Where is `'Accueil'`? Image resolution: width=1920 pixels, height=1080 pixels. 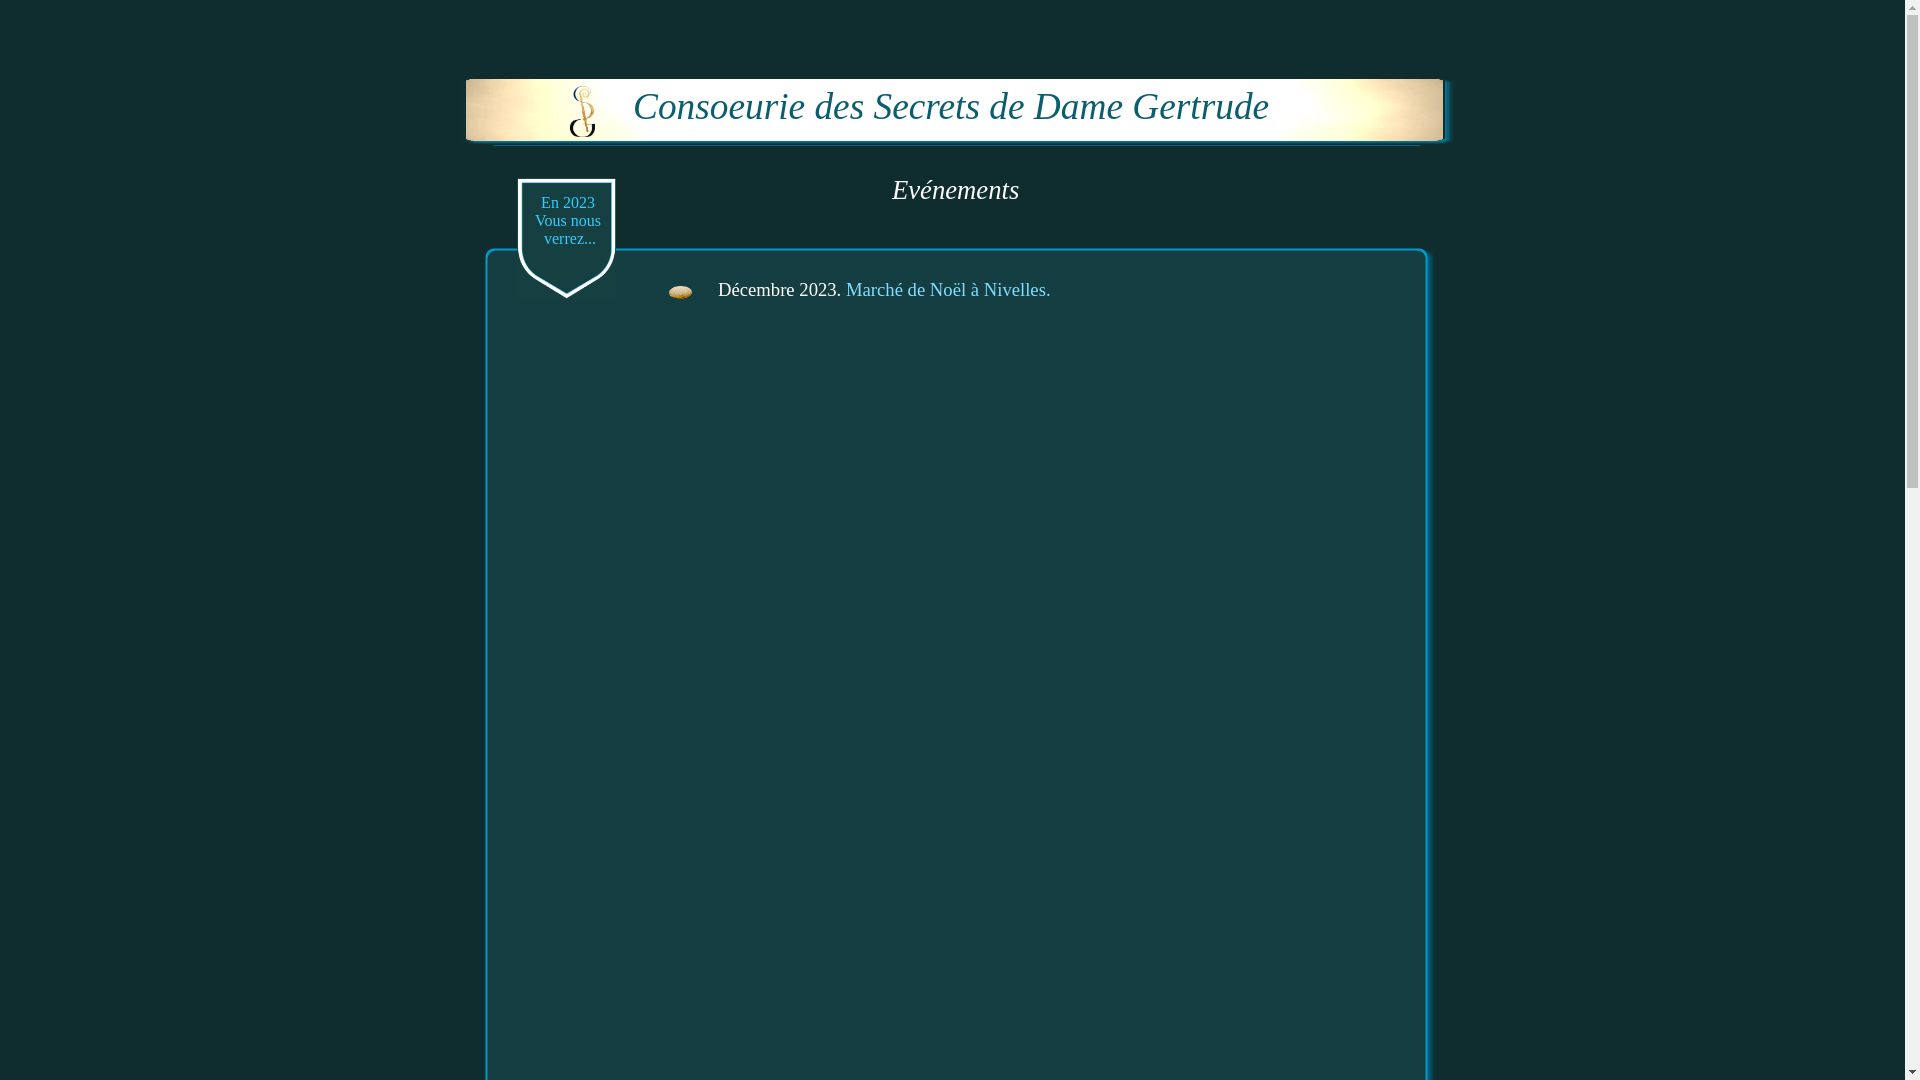
'Accueil' is located at coordinates (581, 111).